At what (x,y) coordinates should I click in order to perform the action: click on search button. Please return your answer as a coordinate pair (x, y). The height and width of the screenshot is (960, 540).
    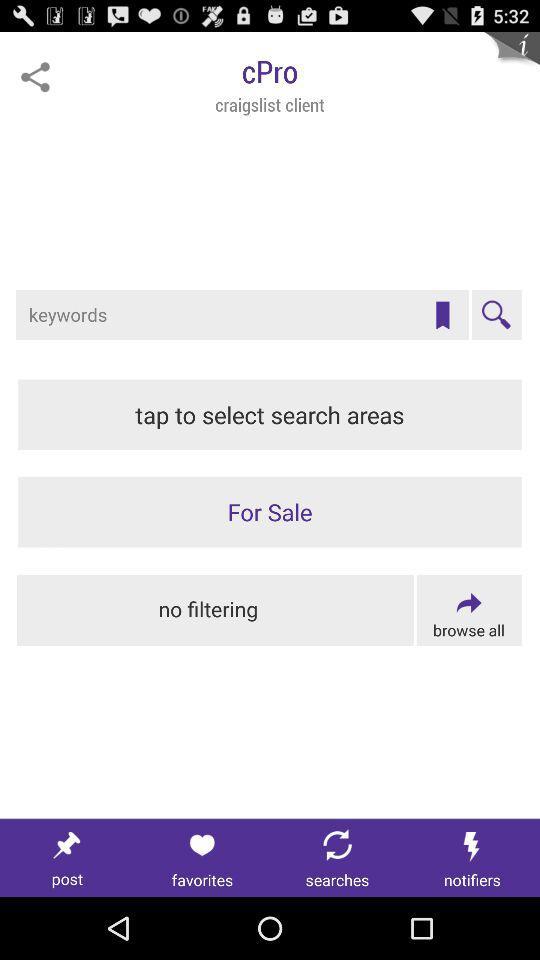
    Looking at the image, I should click on (495, 315).